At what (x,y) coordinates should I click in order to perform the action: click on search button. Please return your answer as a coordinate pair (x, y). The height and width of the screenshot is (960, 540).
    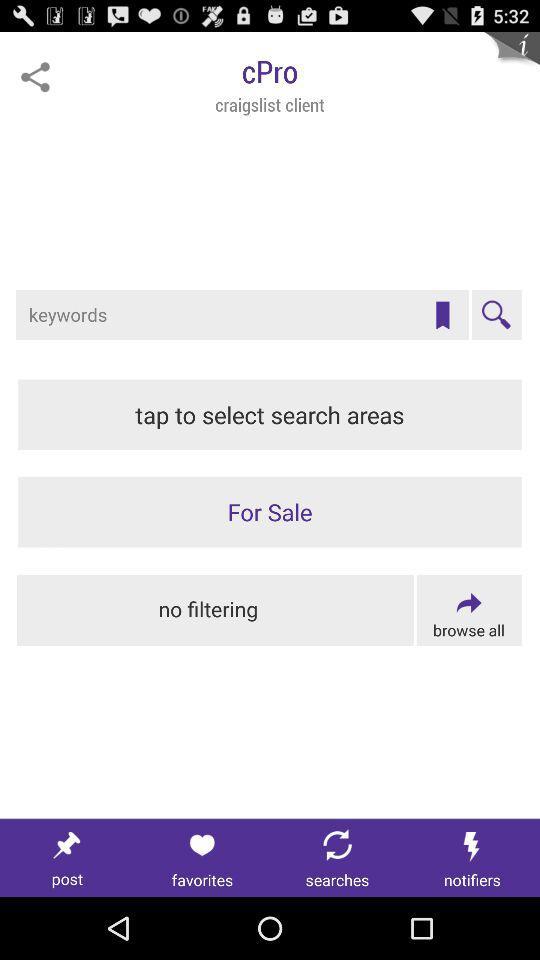
    Looking at the image, I should click on (495, 315).